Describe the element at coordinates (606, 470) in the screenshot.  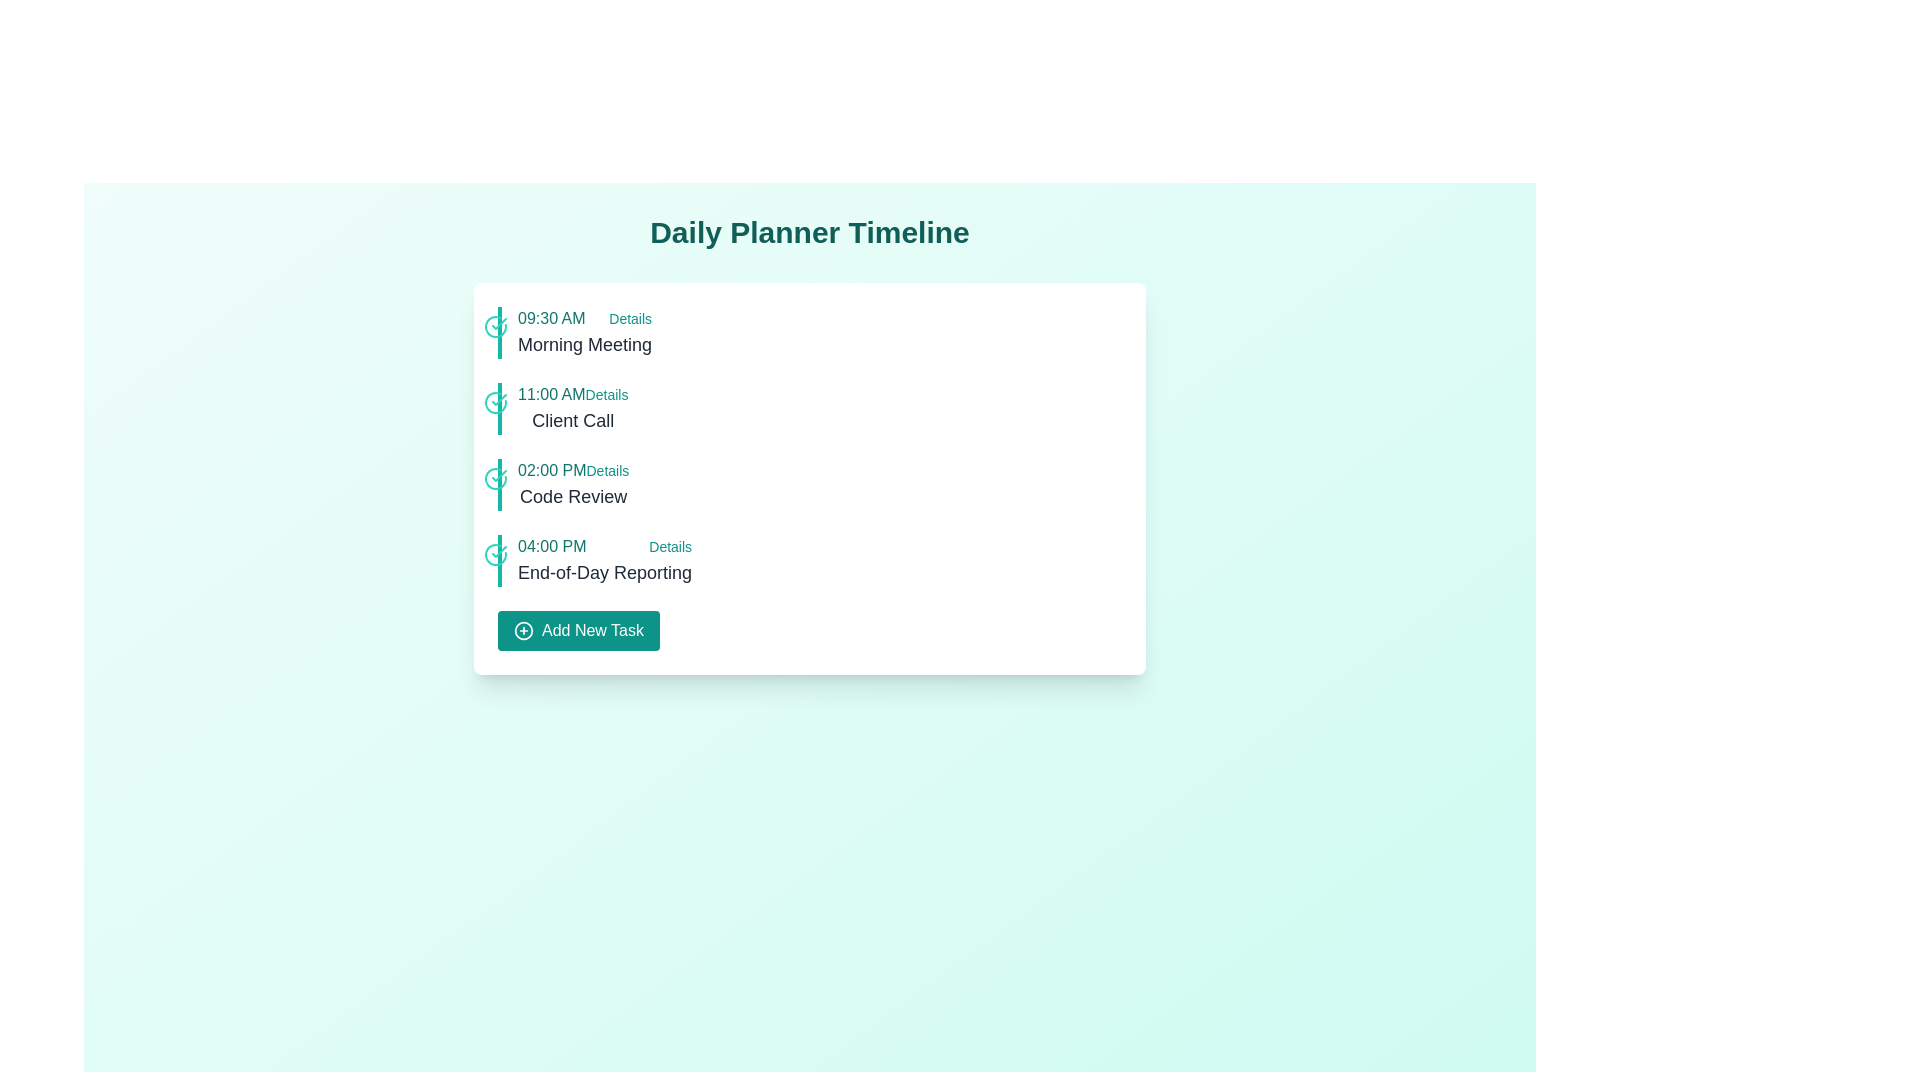
I see `the hyperlink located to the right of the text '02:00 PM' and above 'Code Review' in the third position of the scheduled items list` at that location.